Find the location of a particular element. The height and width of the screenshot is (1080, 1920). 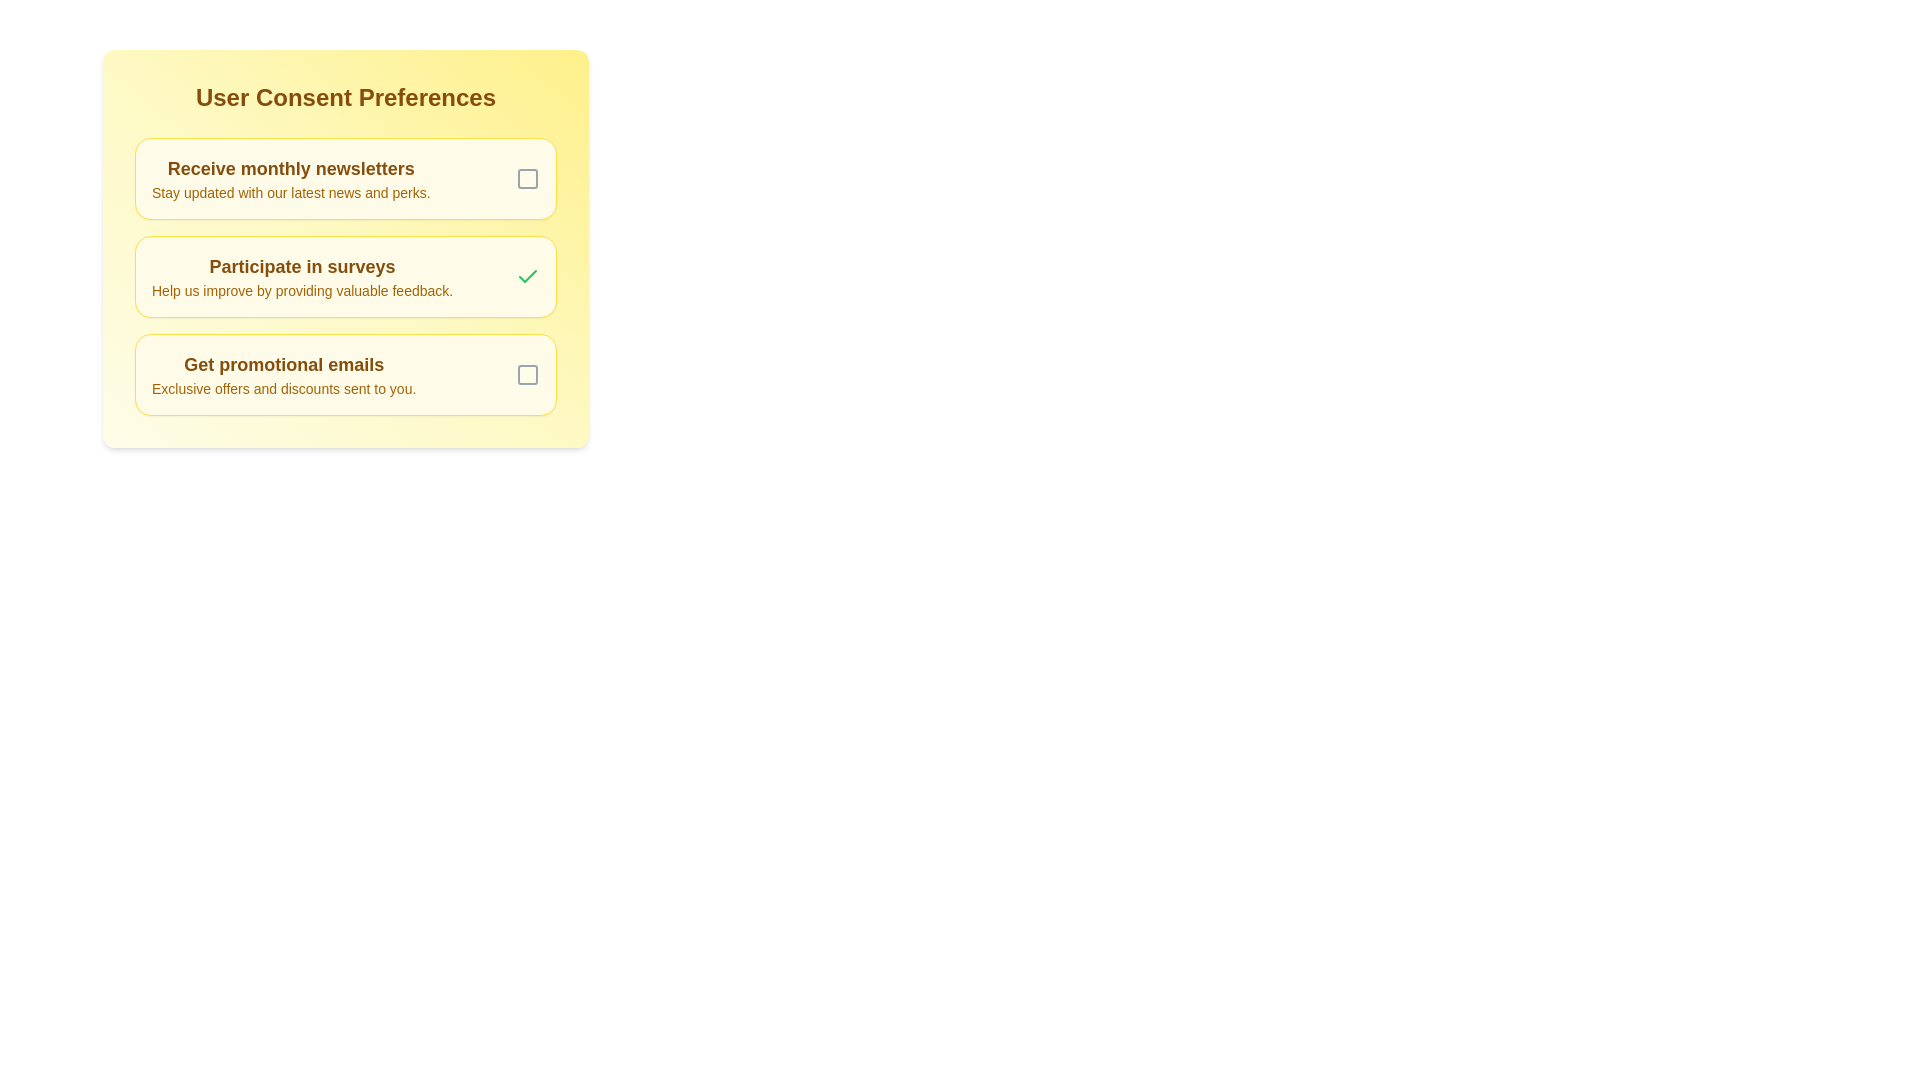

the text label that displays 'Participate in surveys', which is prominently positioned between 'Receive monthly newsletters' and 'Get promotional emails' in the consent preferences section is located at coordinates (301, 265).